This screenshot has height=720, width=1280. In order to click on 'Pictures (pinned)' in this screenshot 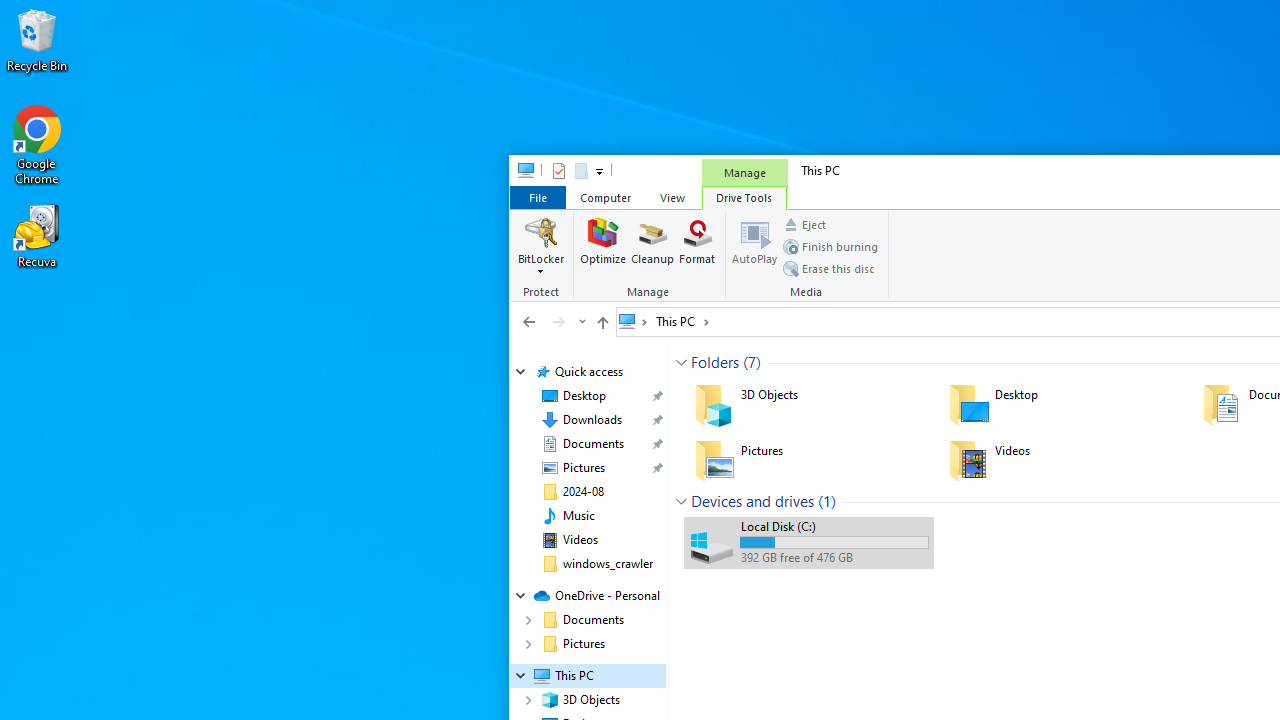, I will do `click(582, 468)`.